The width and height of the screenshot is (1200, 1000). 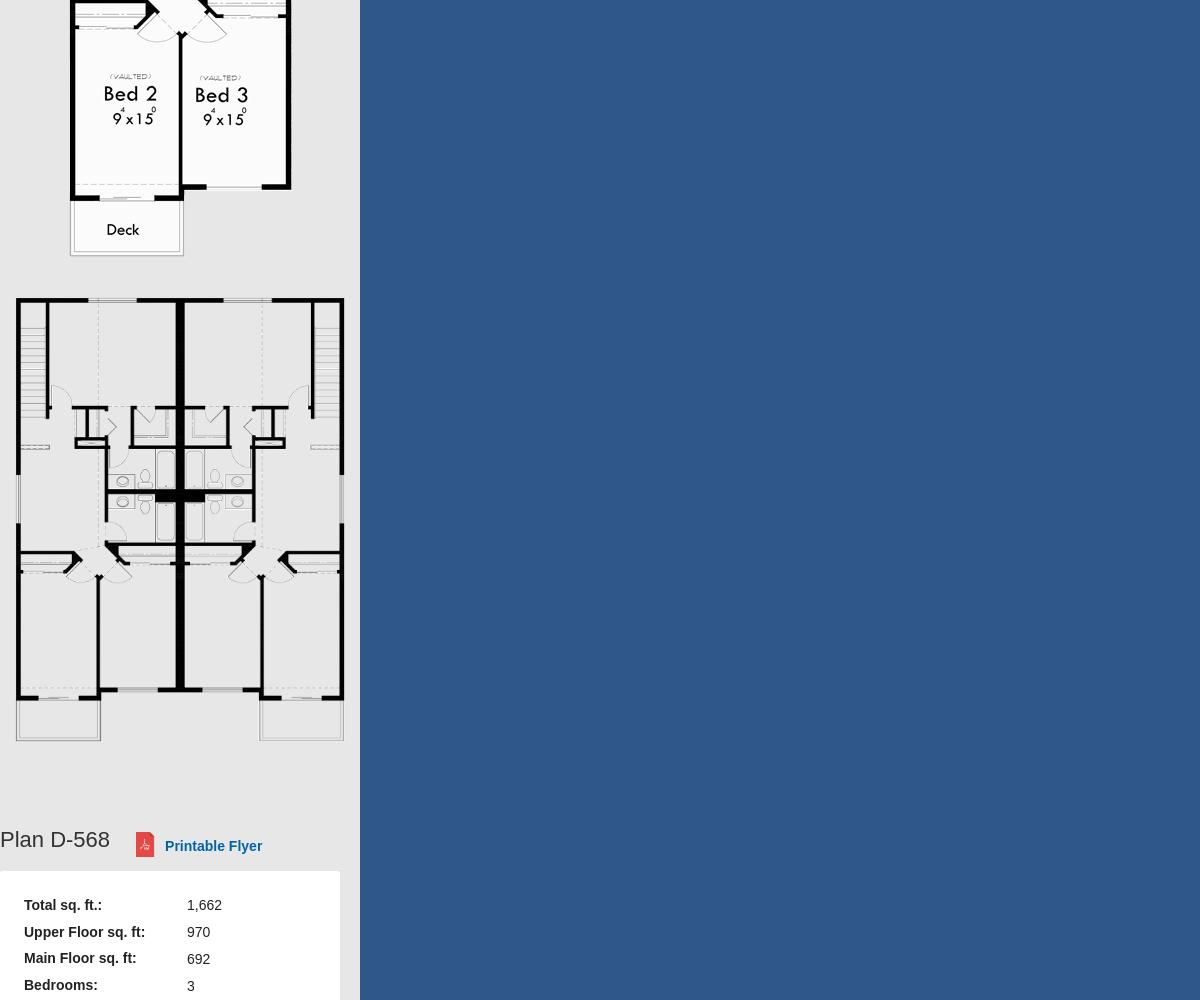 What do you see at coordinates (0, 838) in the screenshot?
I see `'Plan D-568'` at bounding box center [0, 838].